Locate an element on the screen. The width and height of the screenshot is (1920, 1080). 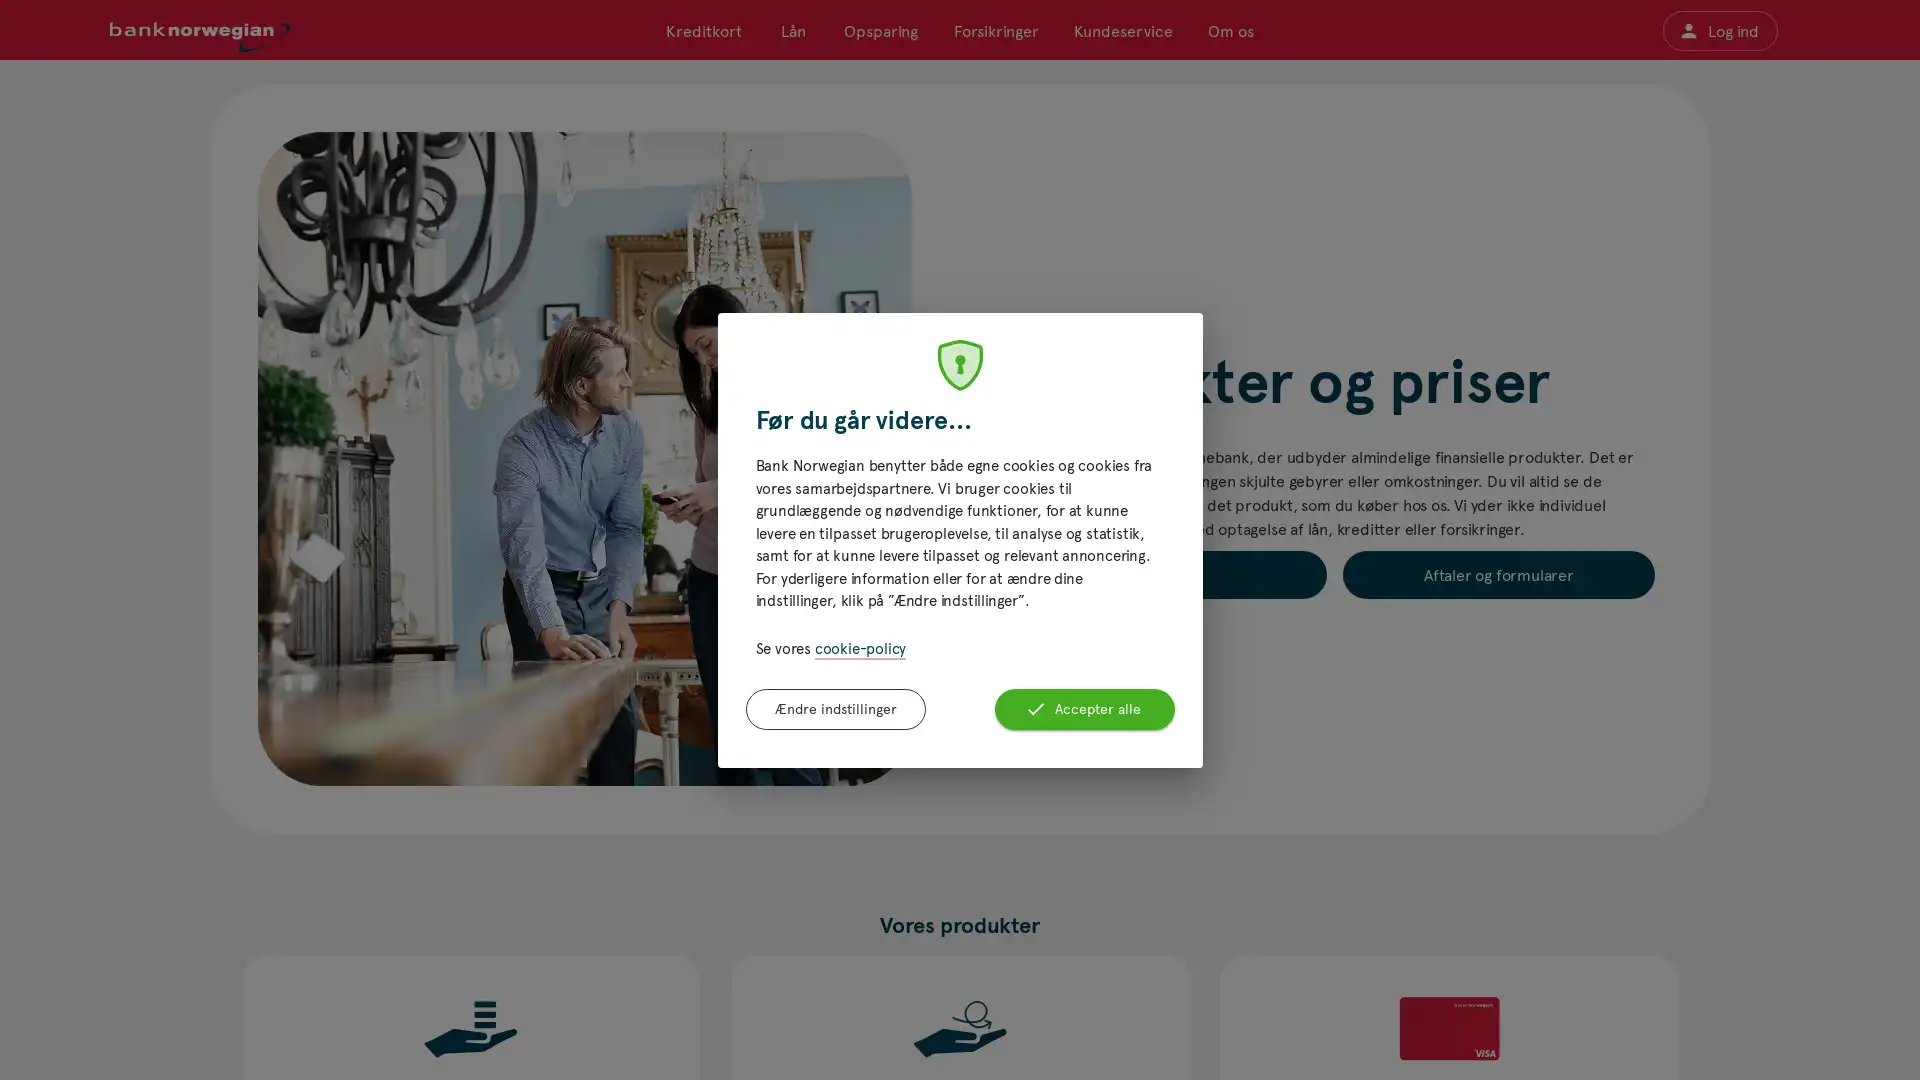
Om os is located at coordinates (1228, 30).